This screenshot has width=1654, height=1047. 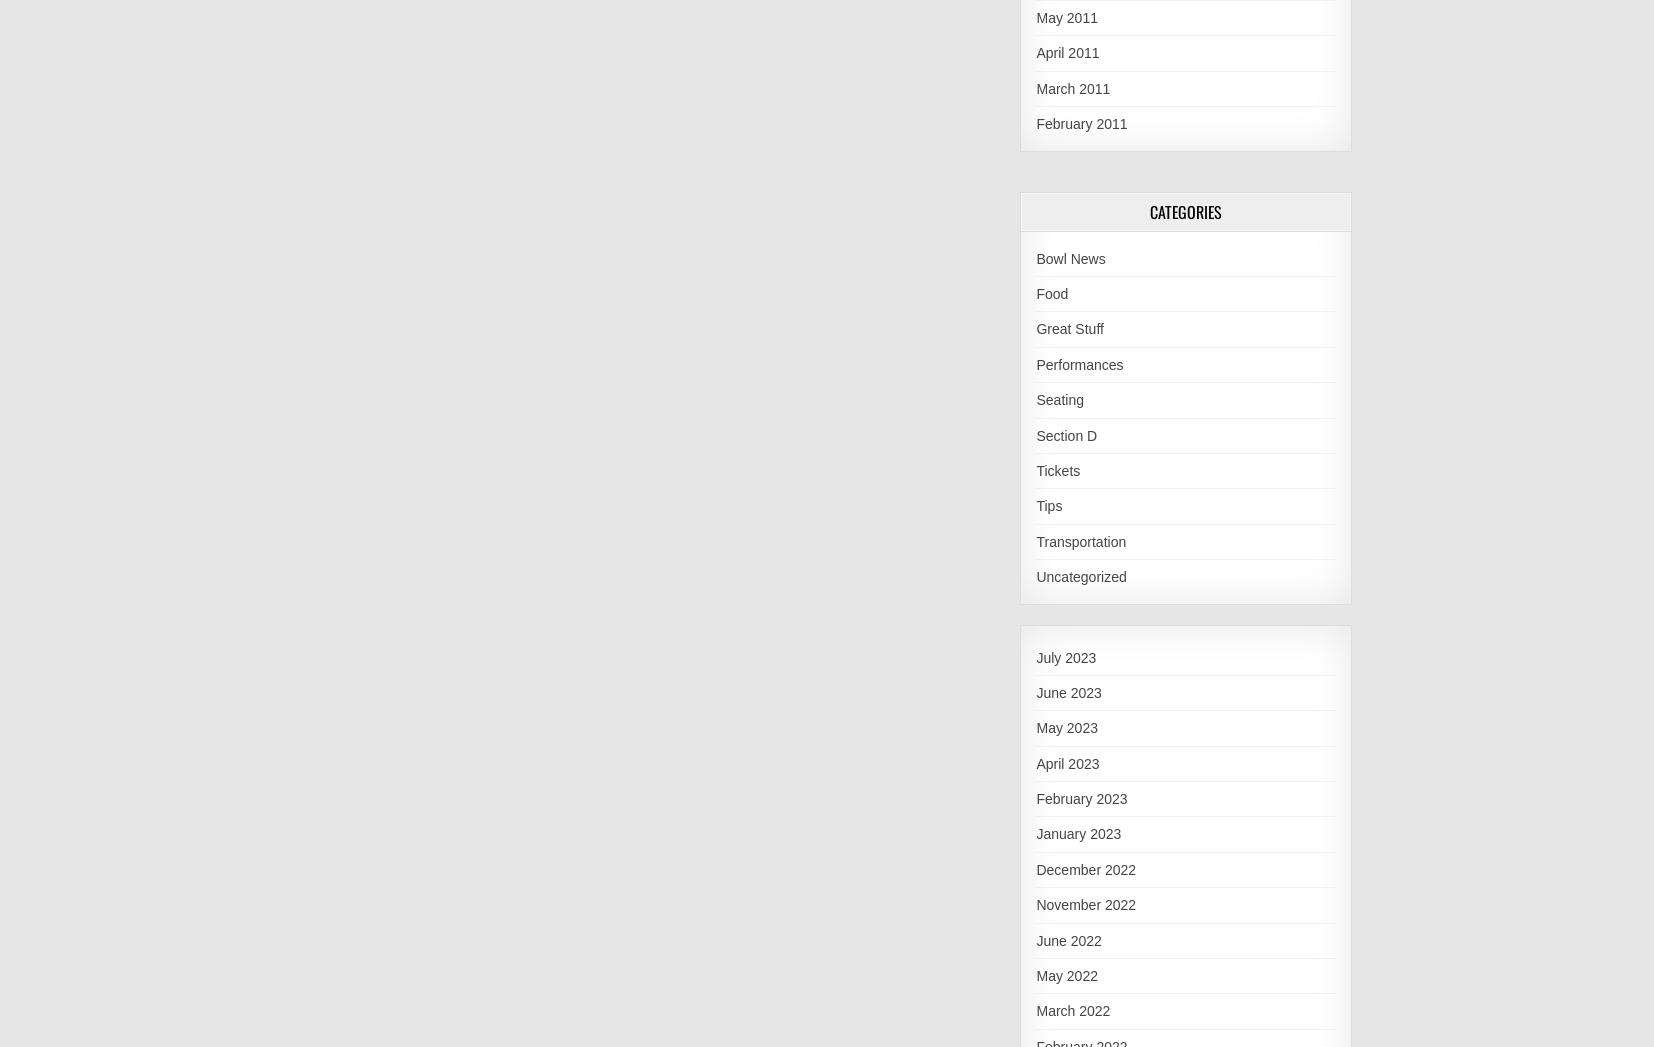 What do you see at coordinates (1058, 398) in the screenshot?
I see `'Seating'` at bounding box center [1058, 398].